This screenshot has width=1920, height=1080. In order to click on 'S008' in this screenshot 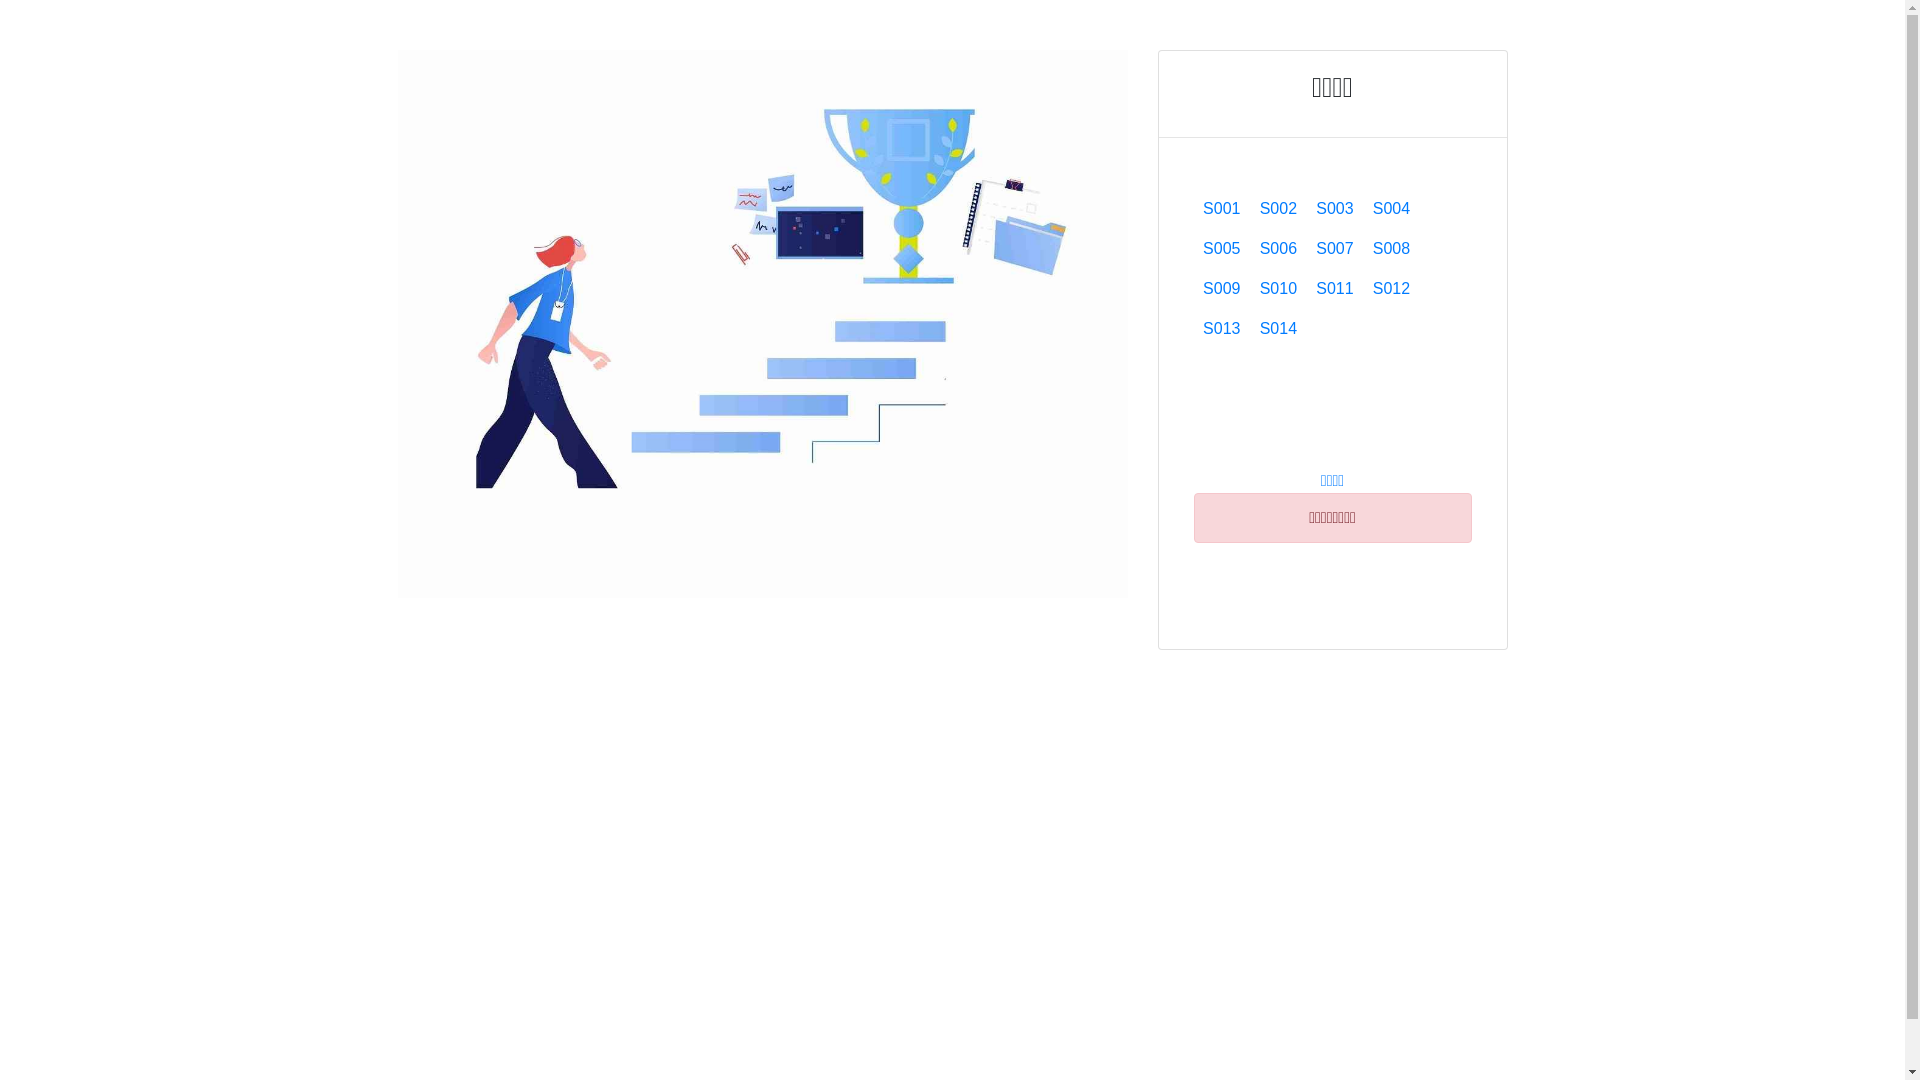, I will do `click(1362, 248)`.